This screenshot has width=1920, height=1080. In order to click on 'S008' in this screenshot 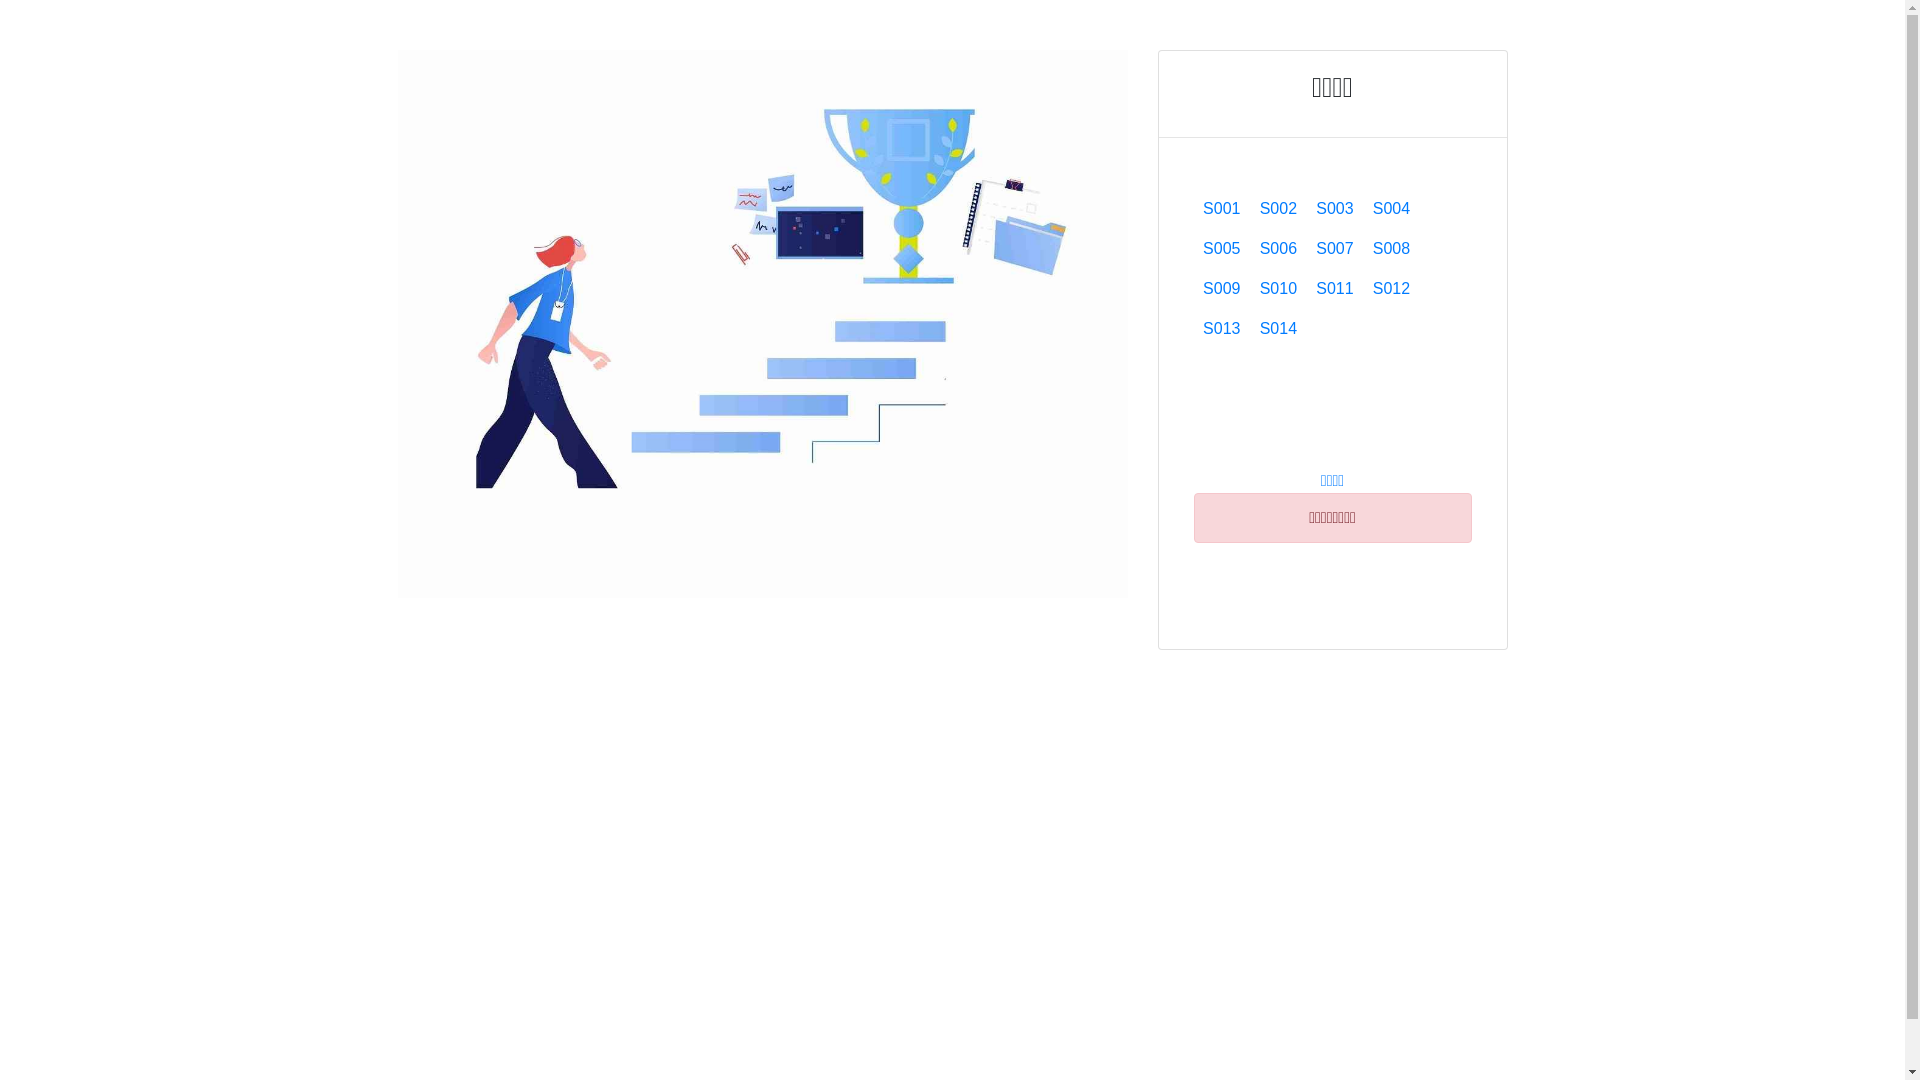, I will do `click(1362, 248)`.